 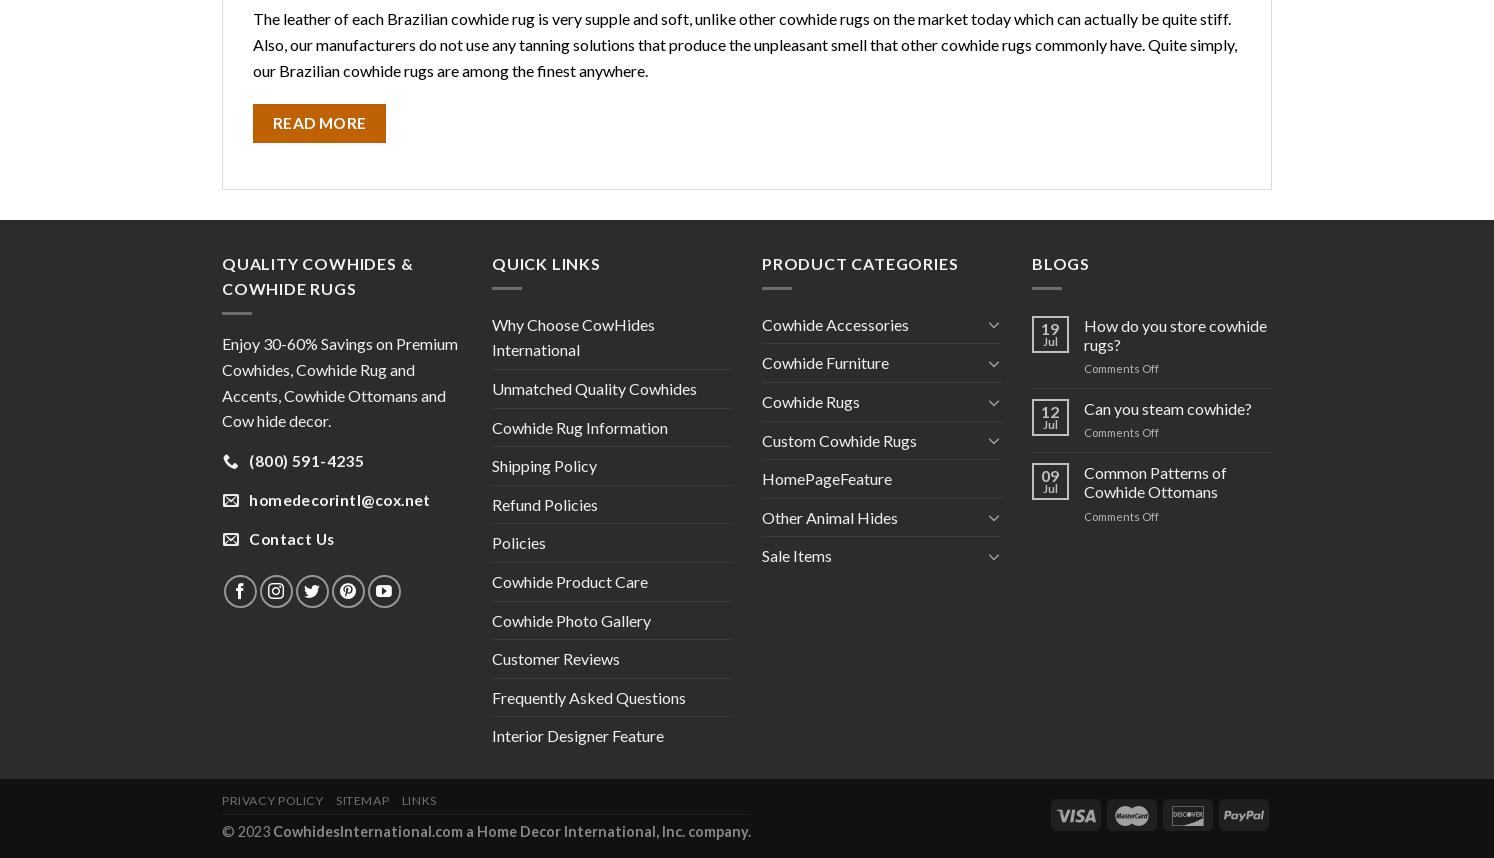 I want to click on 'homedecorintl@cox.net', so click(x=338, y=498).